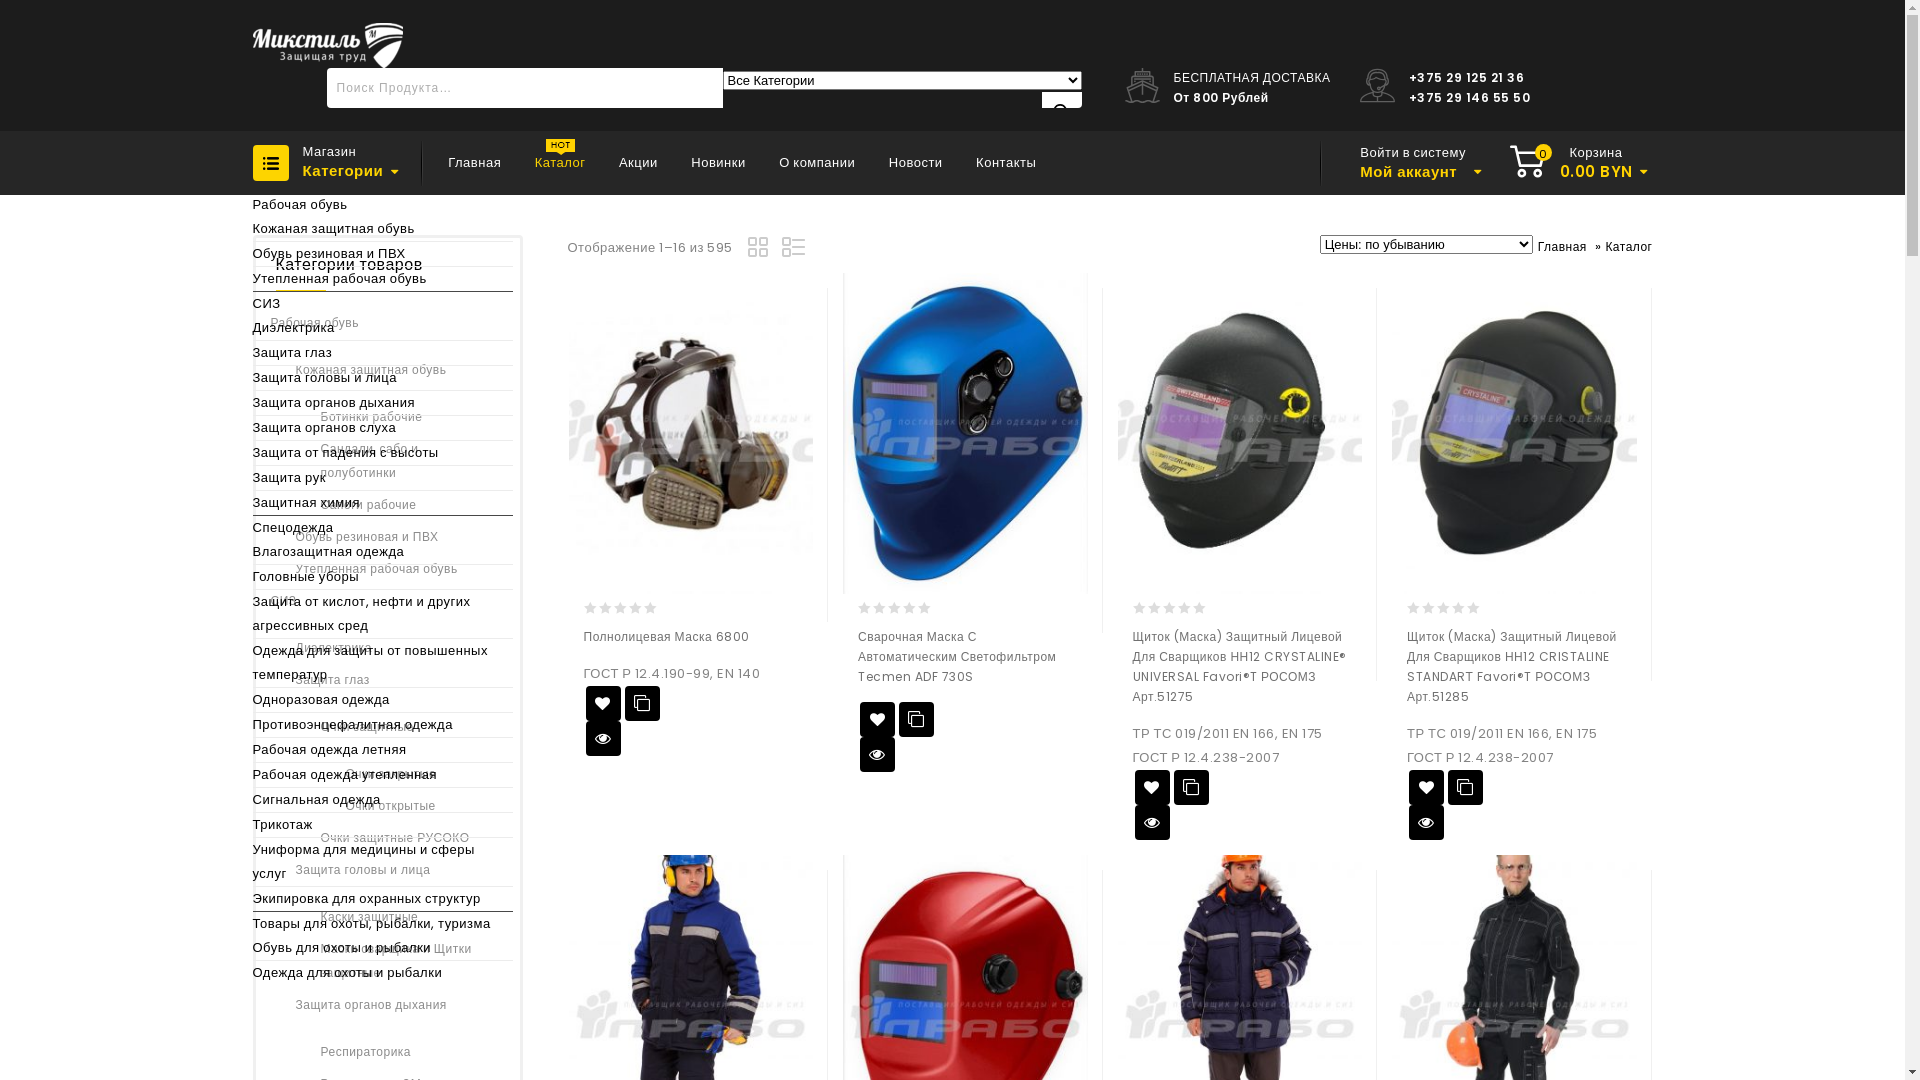  What do you see at coordinates (794, 249) in the screenshot?
I see `'List view'` at bounding box center [794, 249].